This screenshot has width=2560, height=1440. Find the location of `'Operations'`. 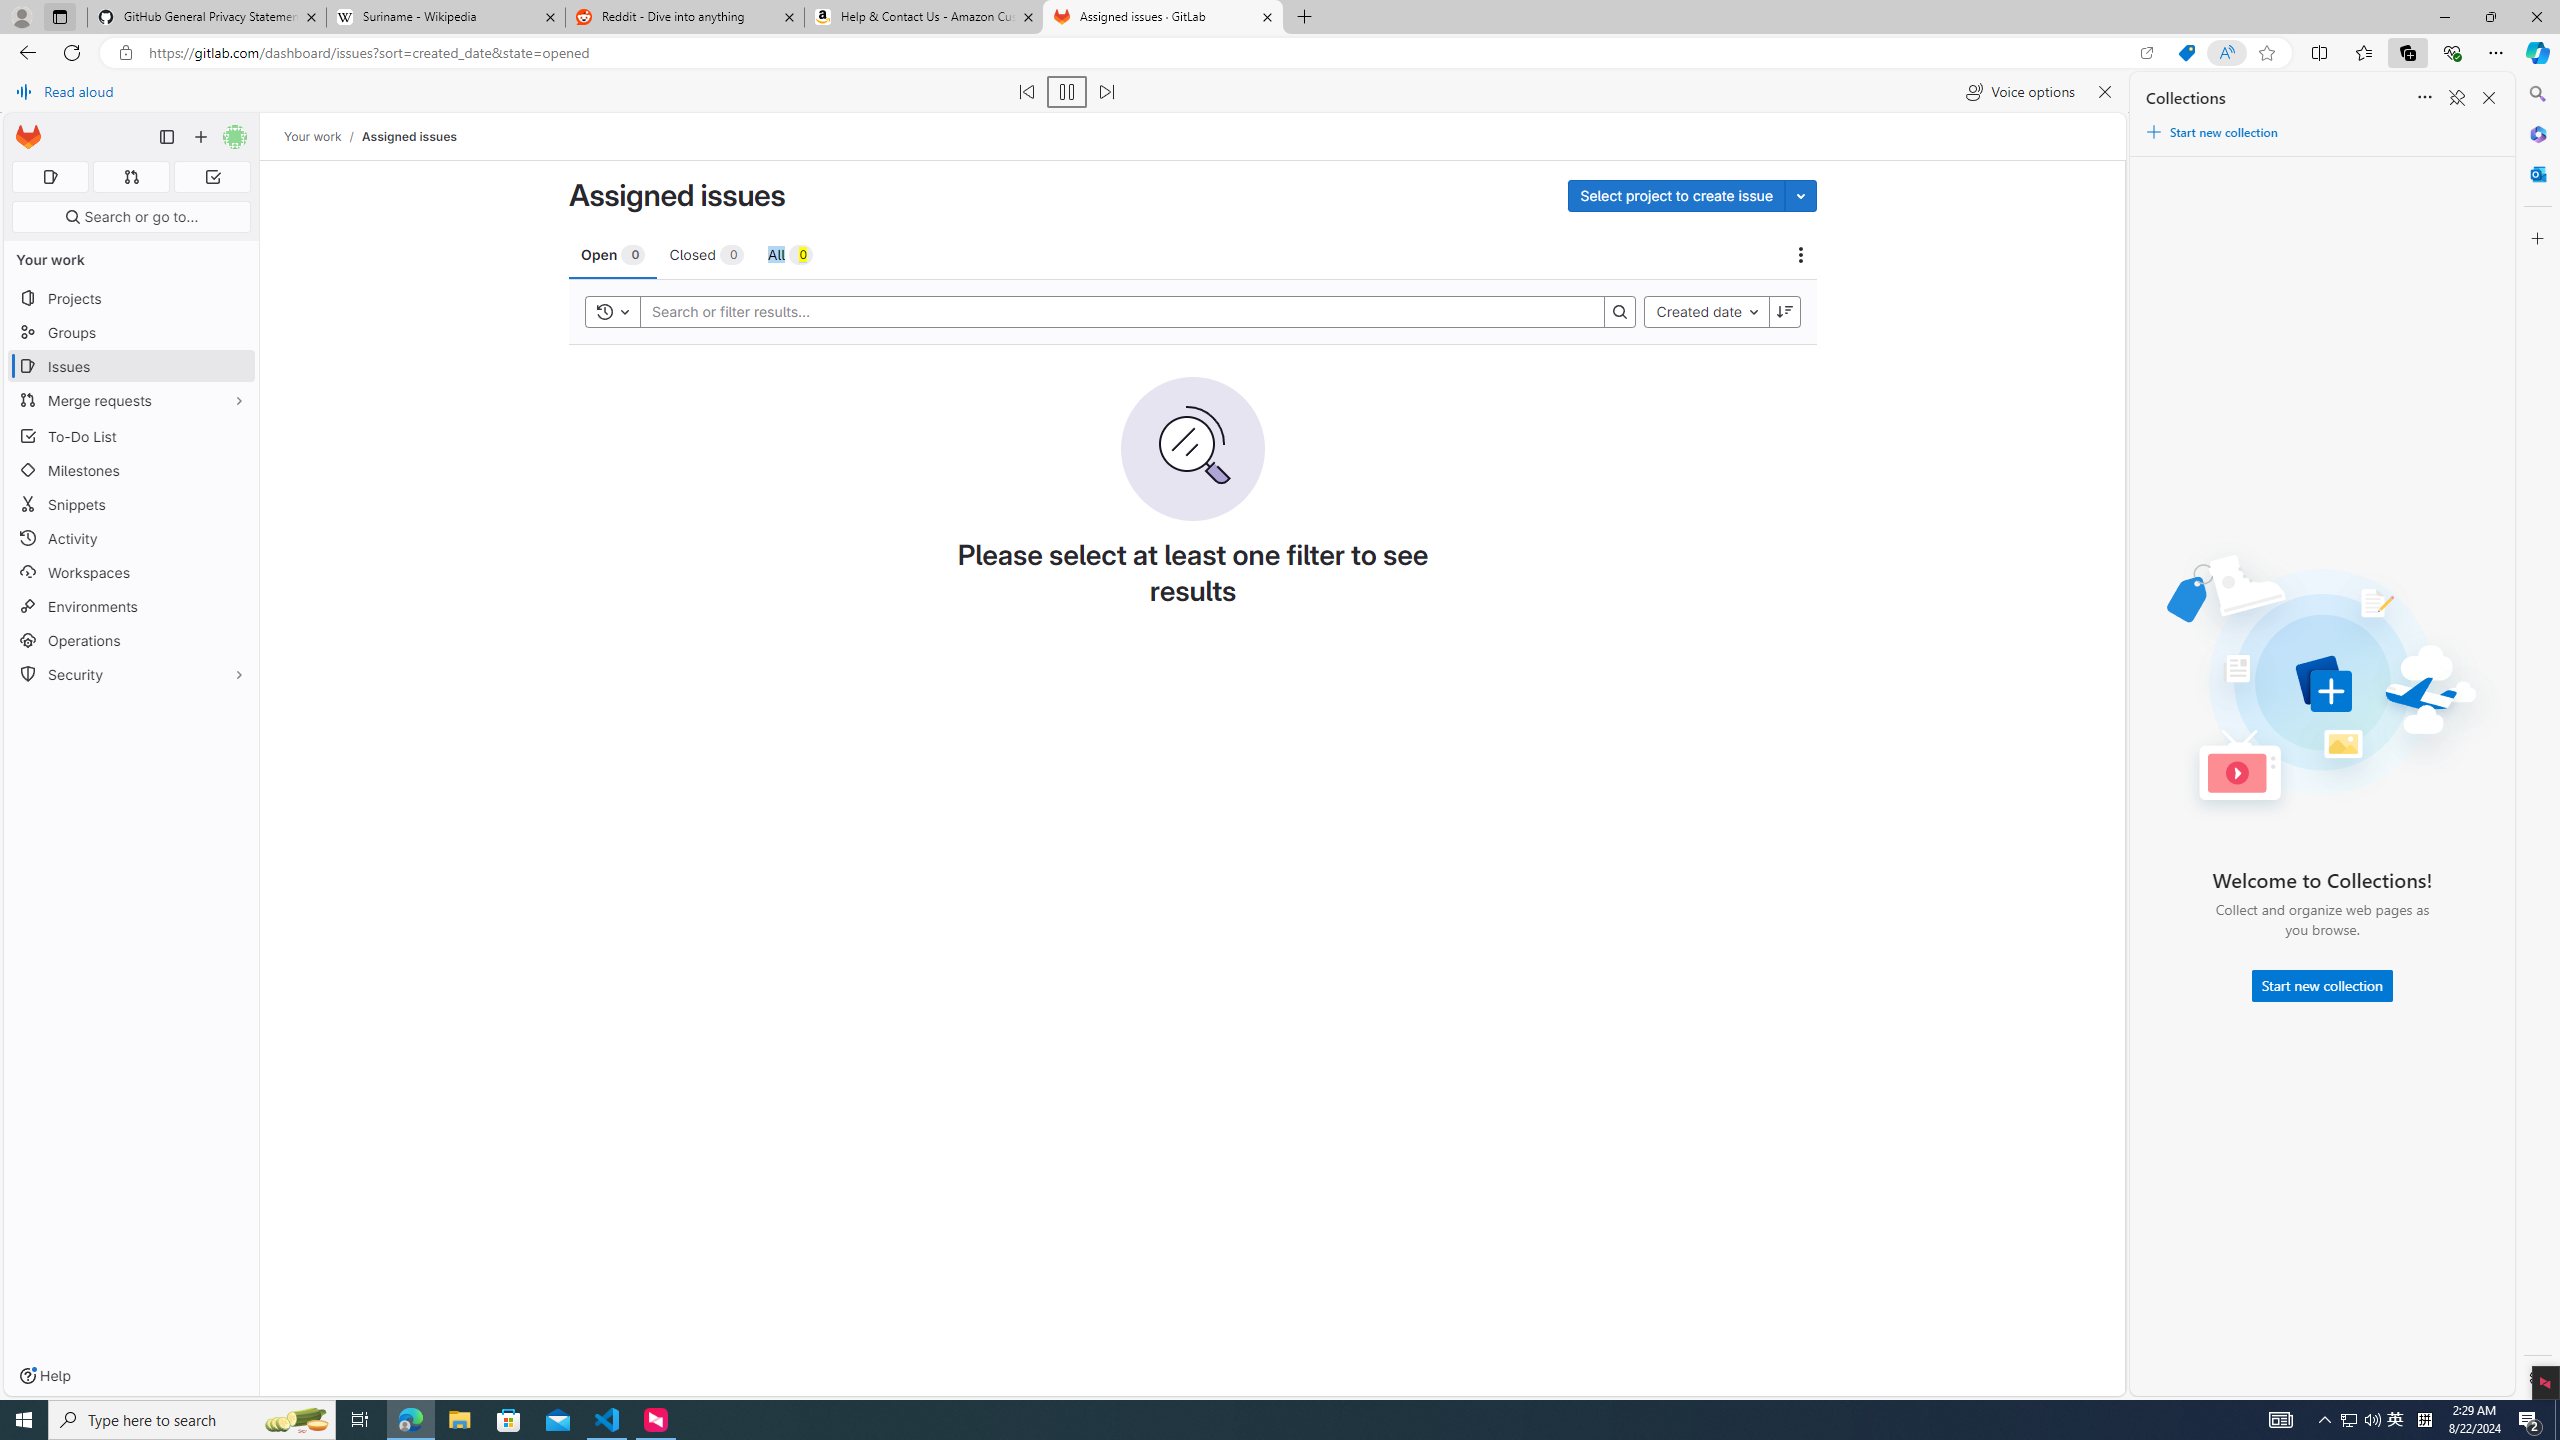

'Operations' is located at coordinates (130, 639).